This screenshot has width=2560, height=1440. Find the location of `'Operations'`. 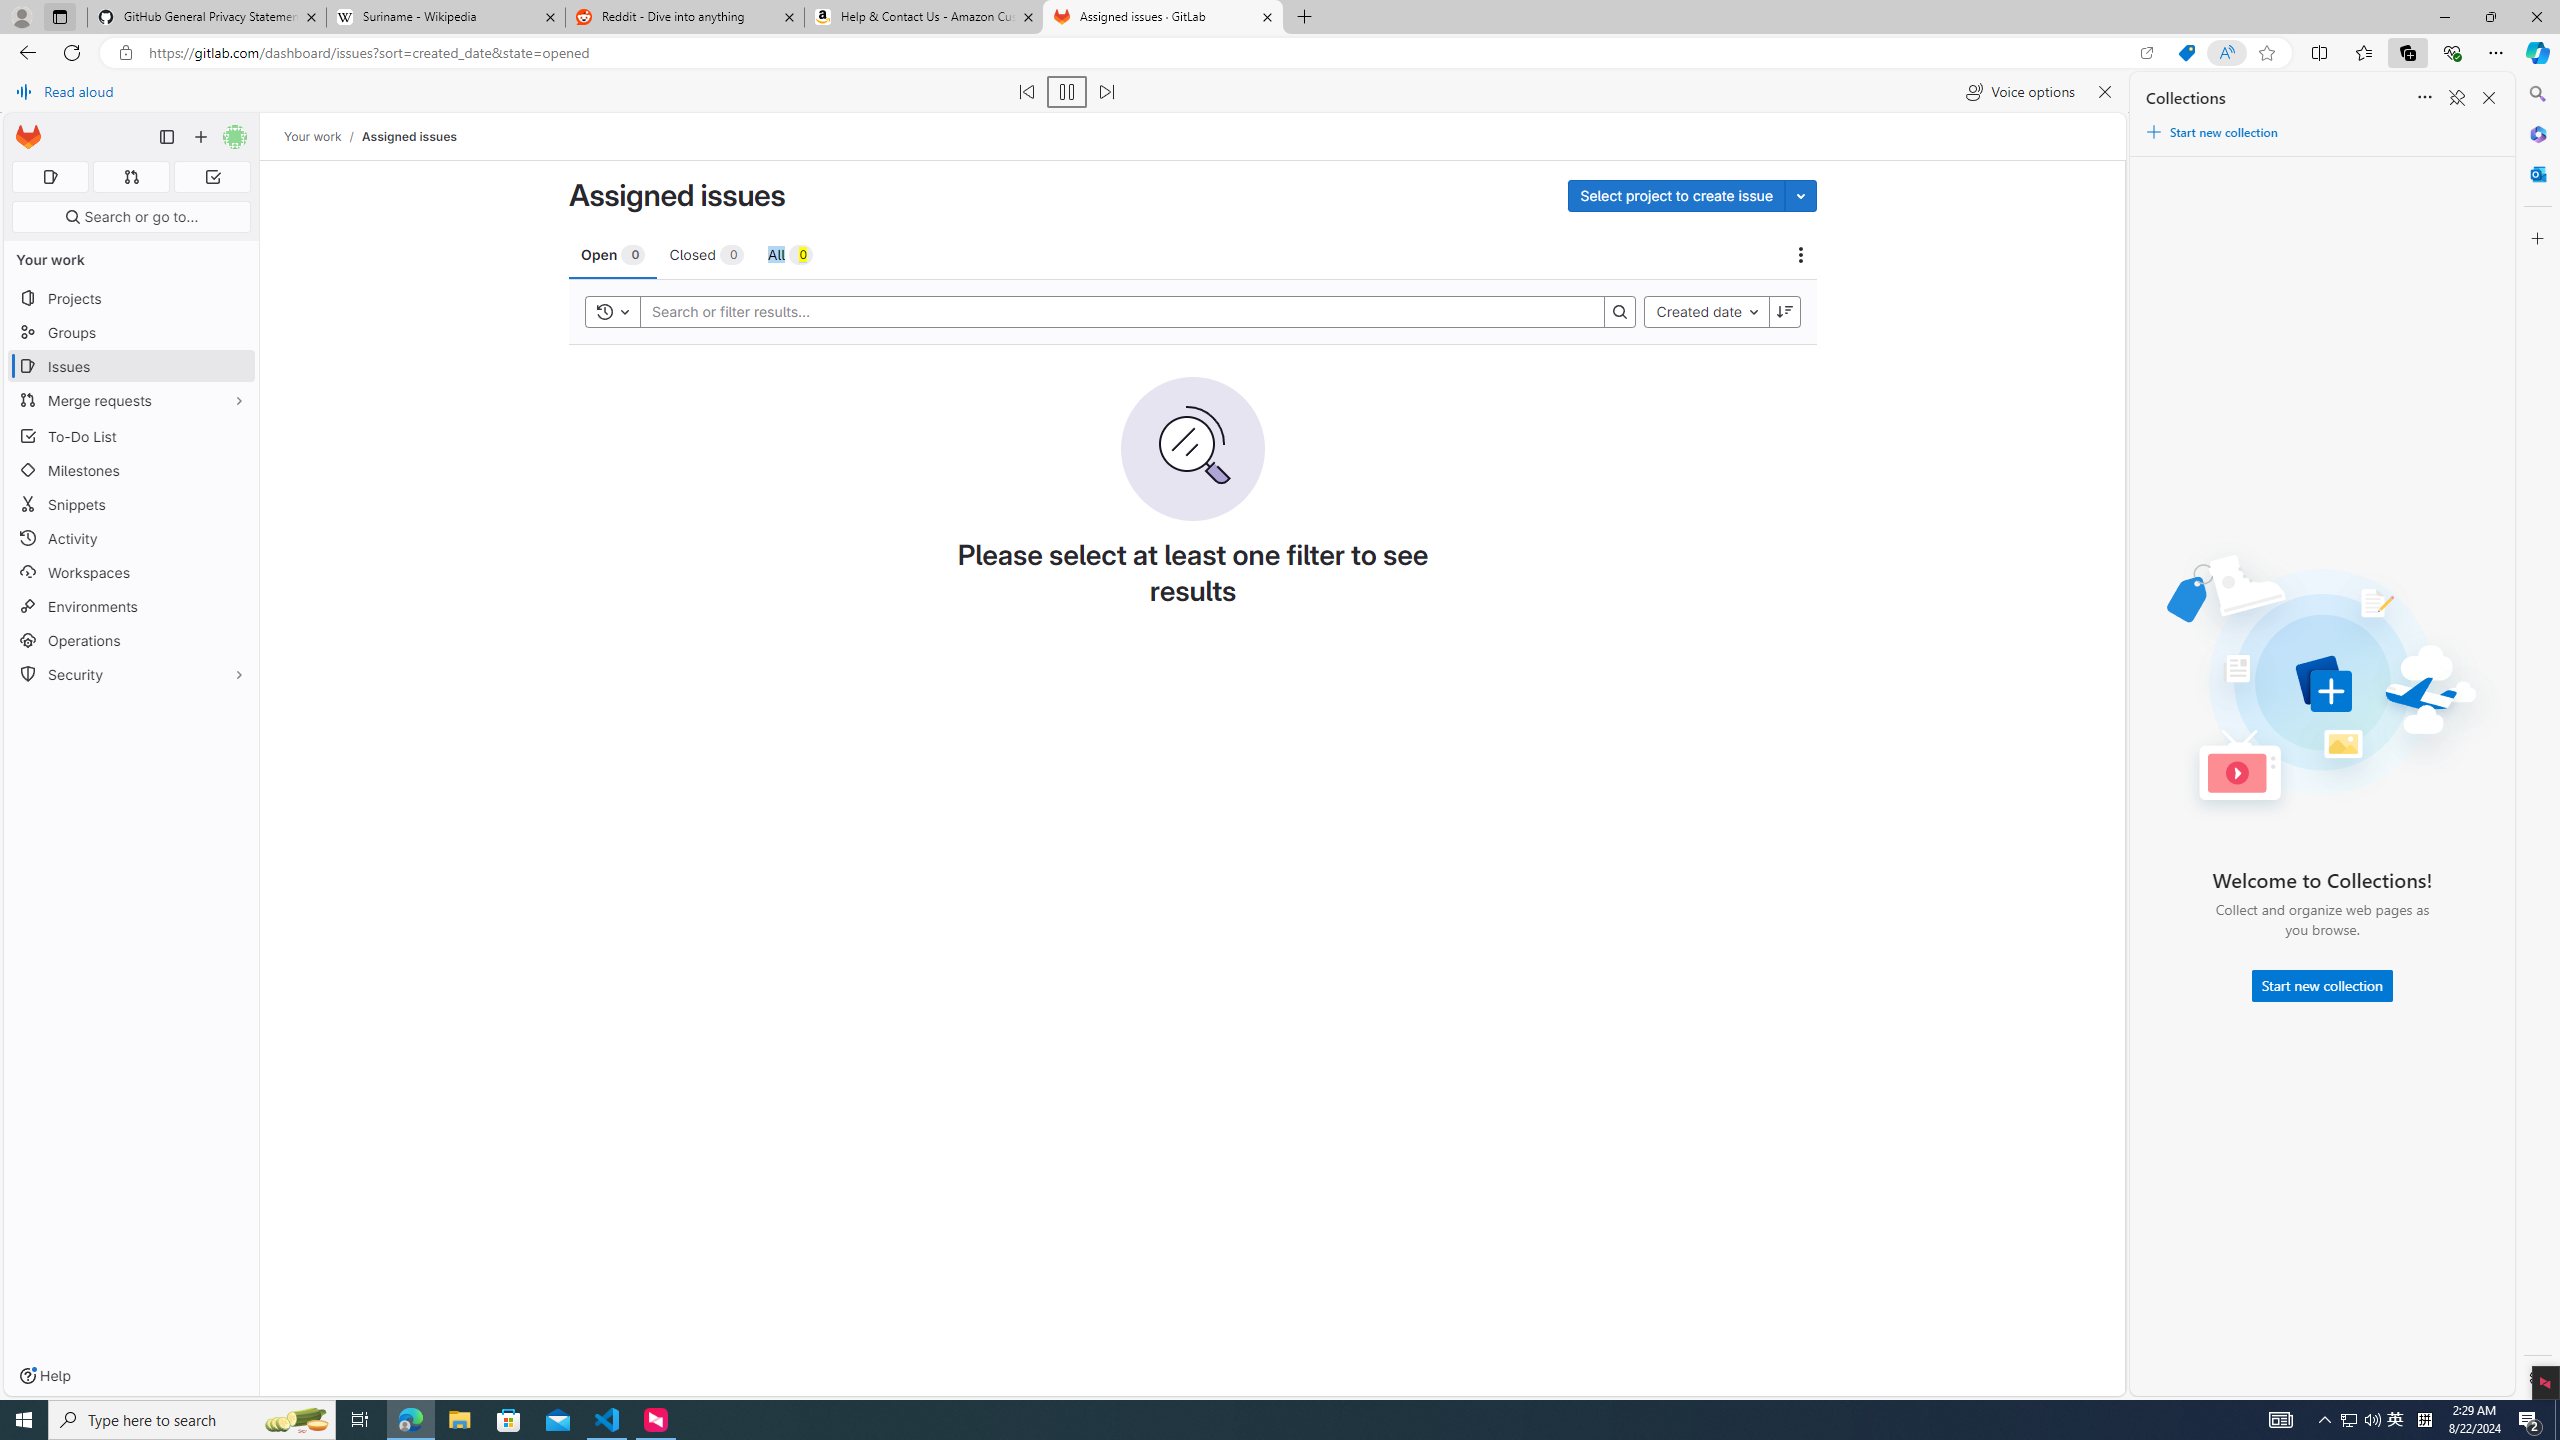

'Operations' is located at coordinates (130, 639).